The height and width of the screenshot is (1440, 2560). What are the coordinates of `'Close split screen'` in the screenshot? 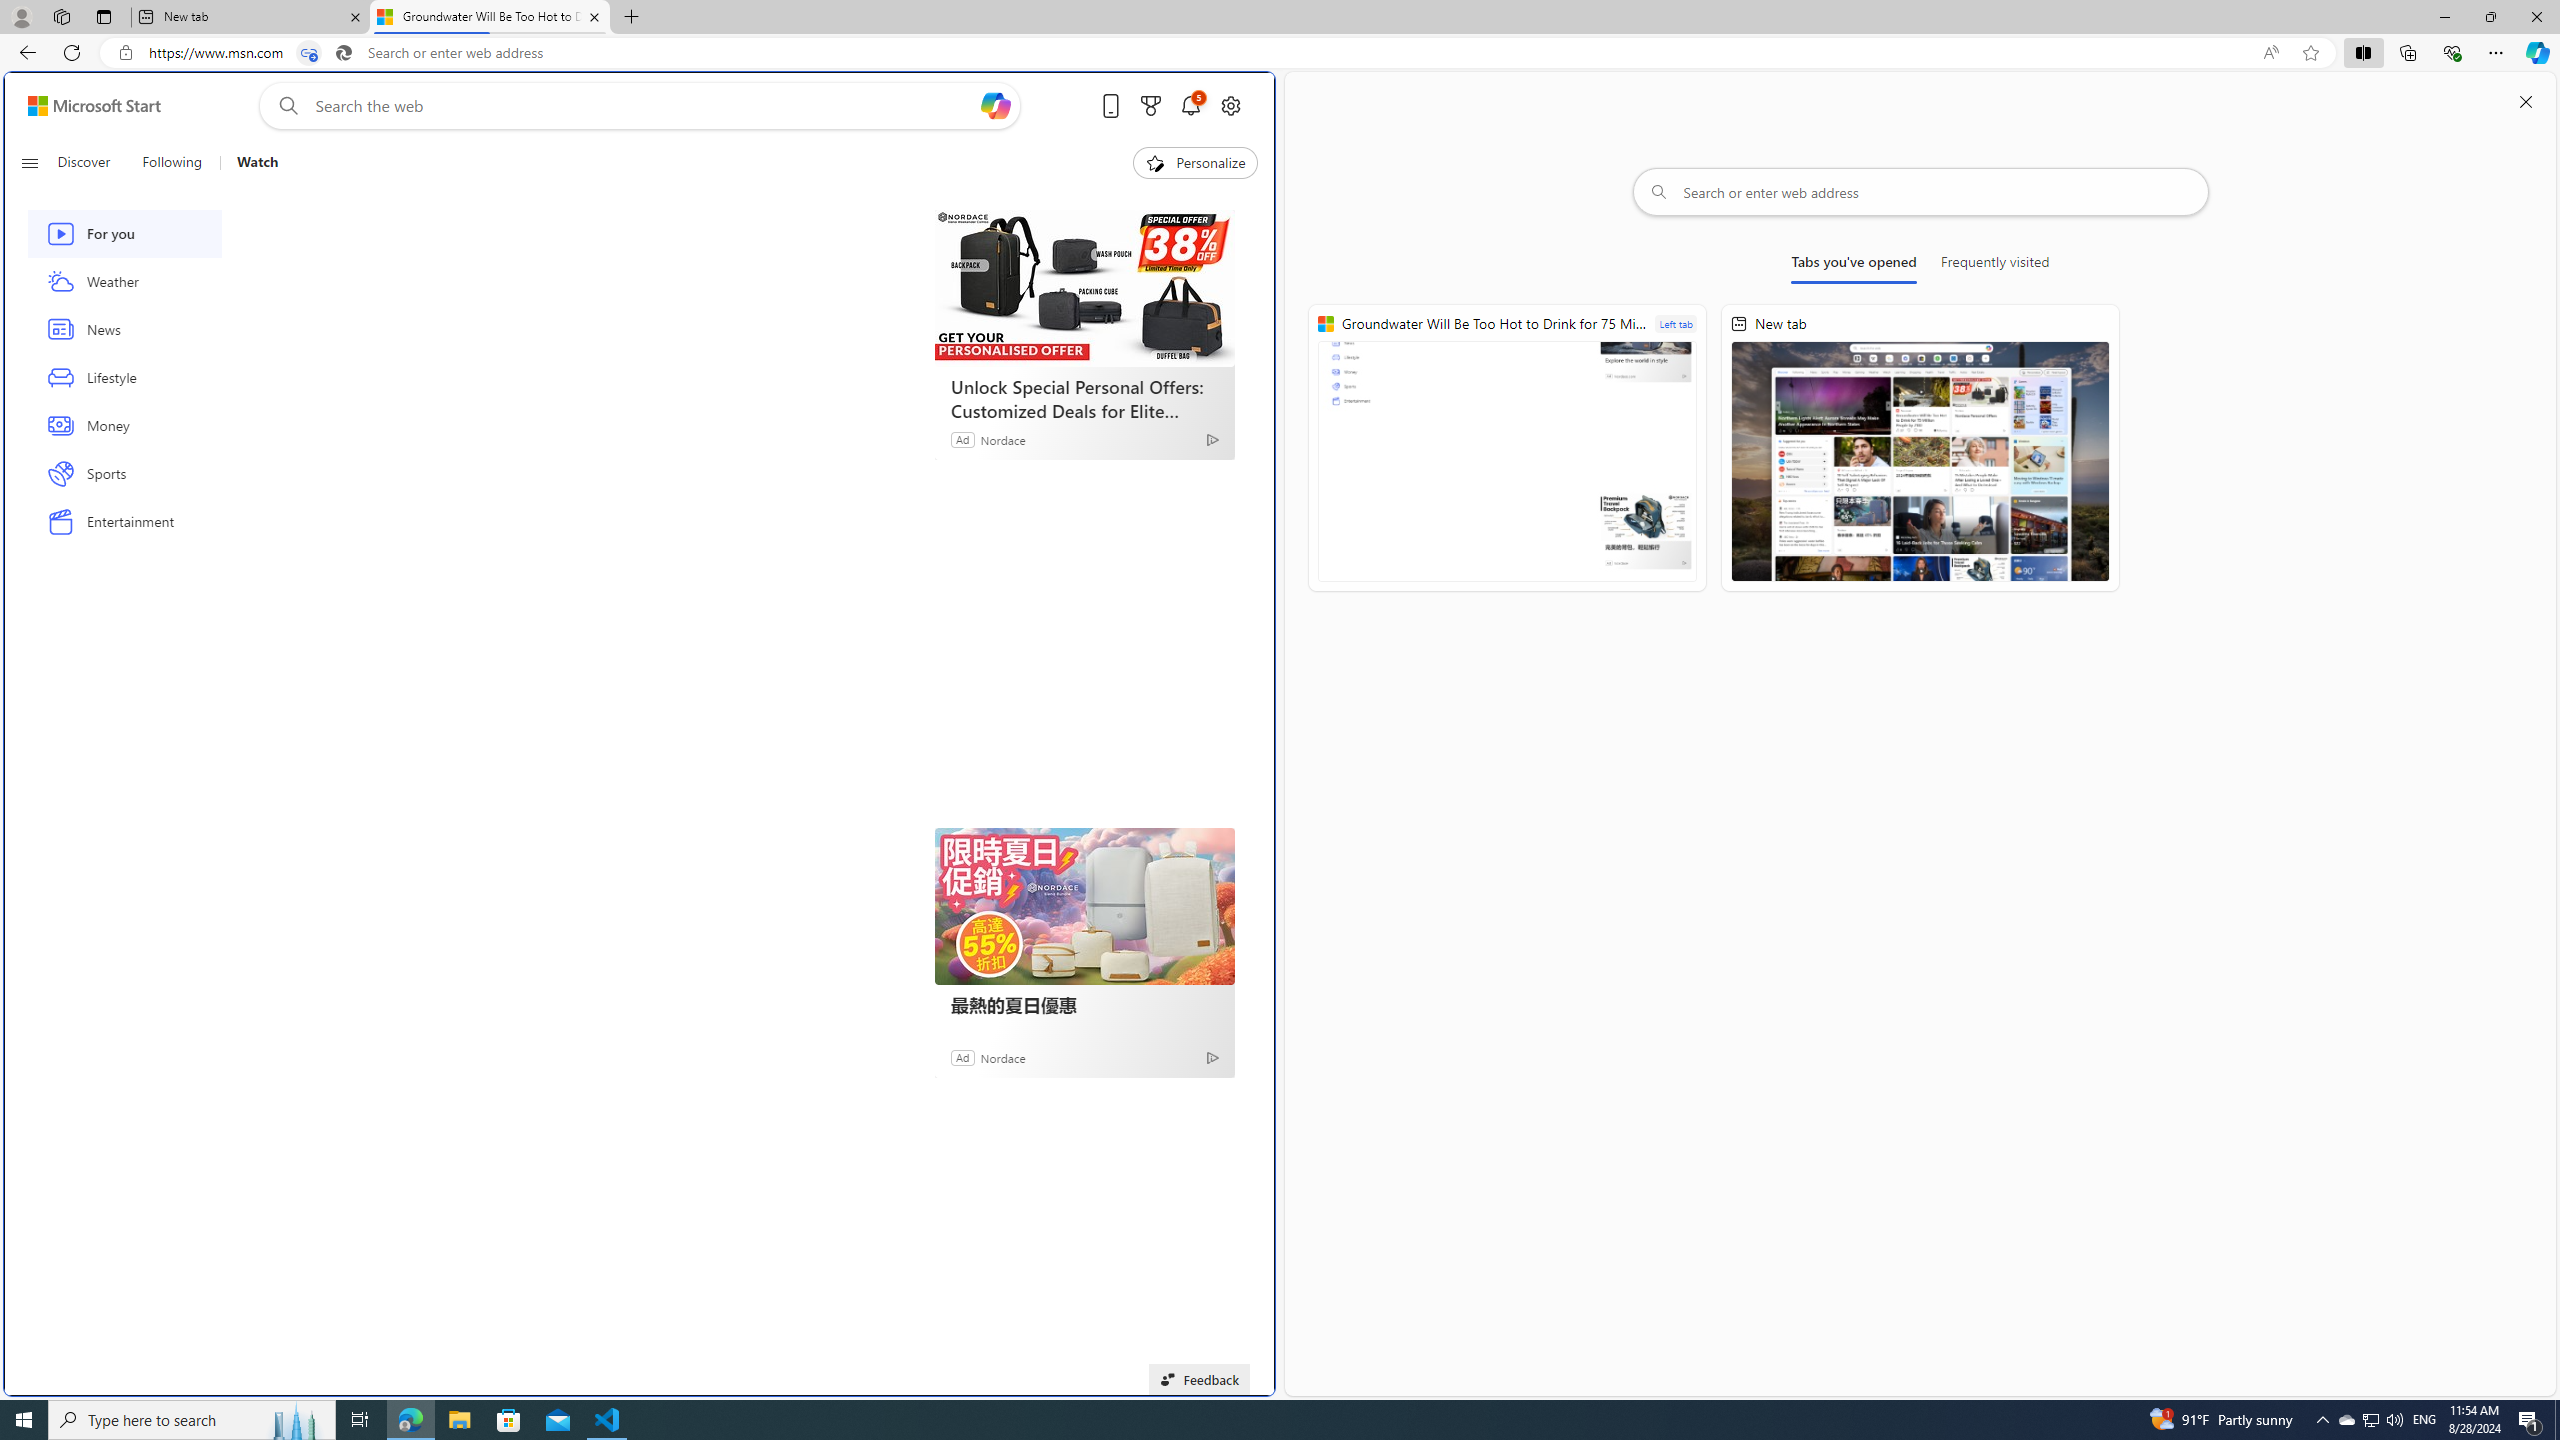 It's located at (2526, 100).